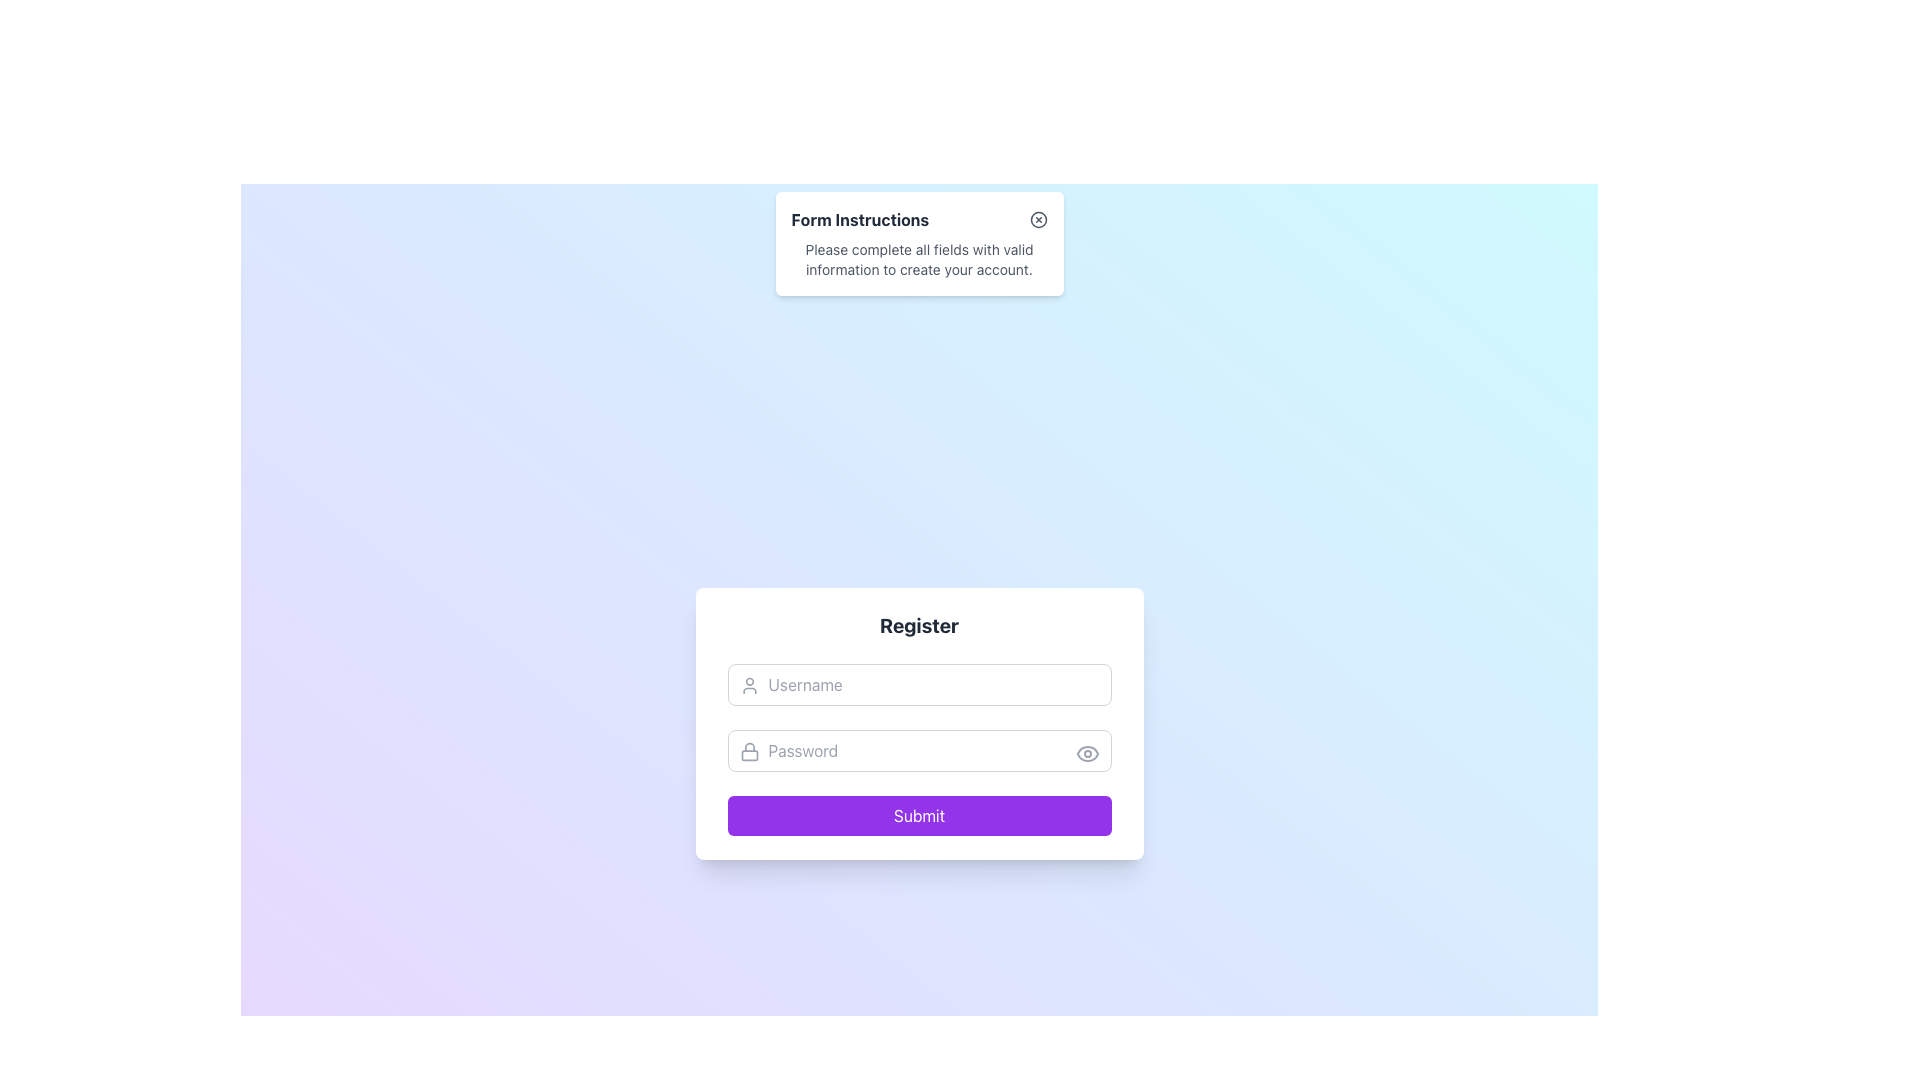  I want to click on the icon located at the top-left corner of the username input field in the registration form, which serves as a visual indicator for the username field, so click(748, 685).